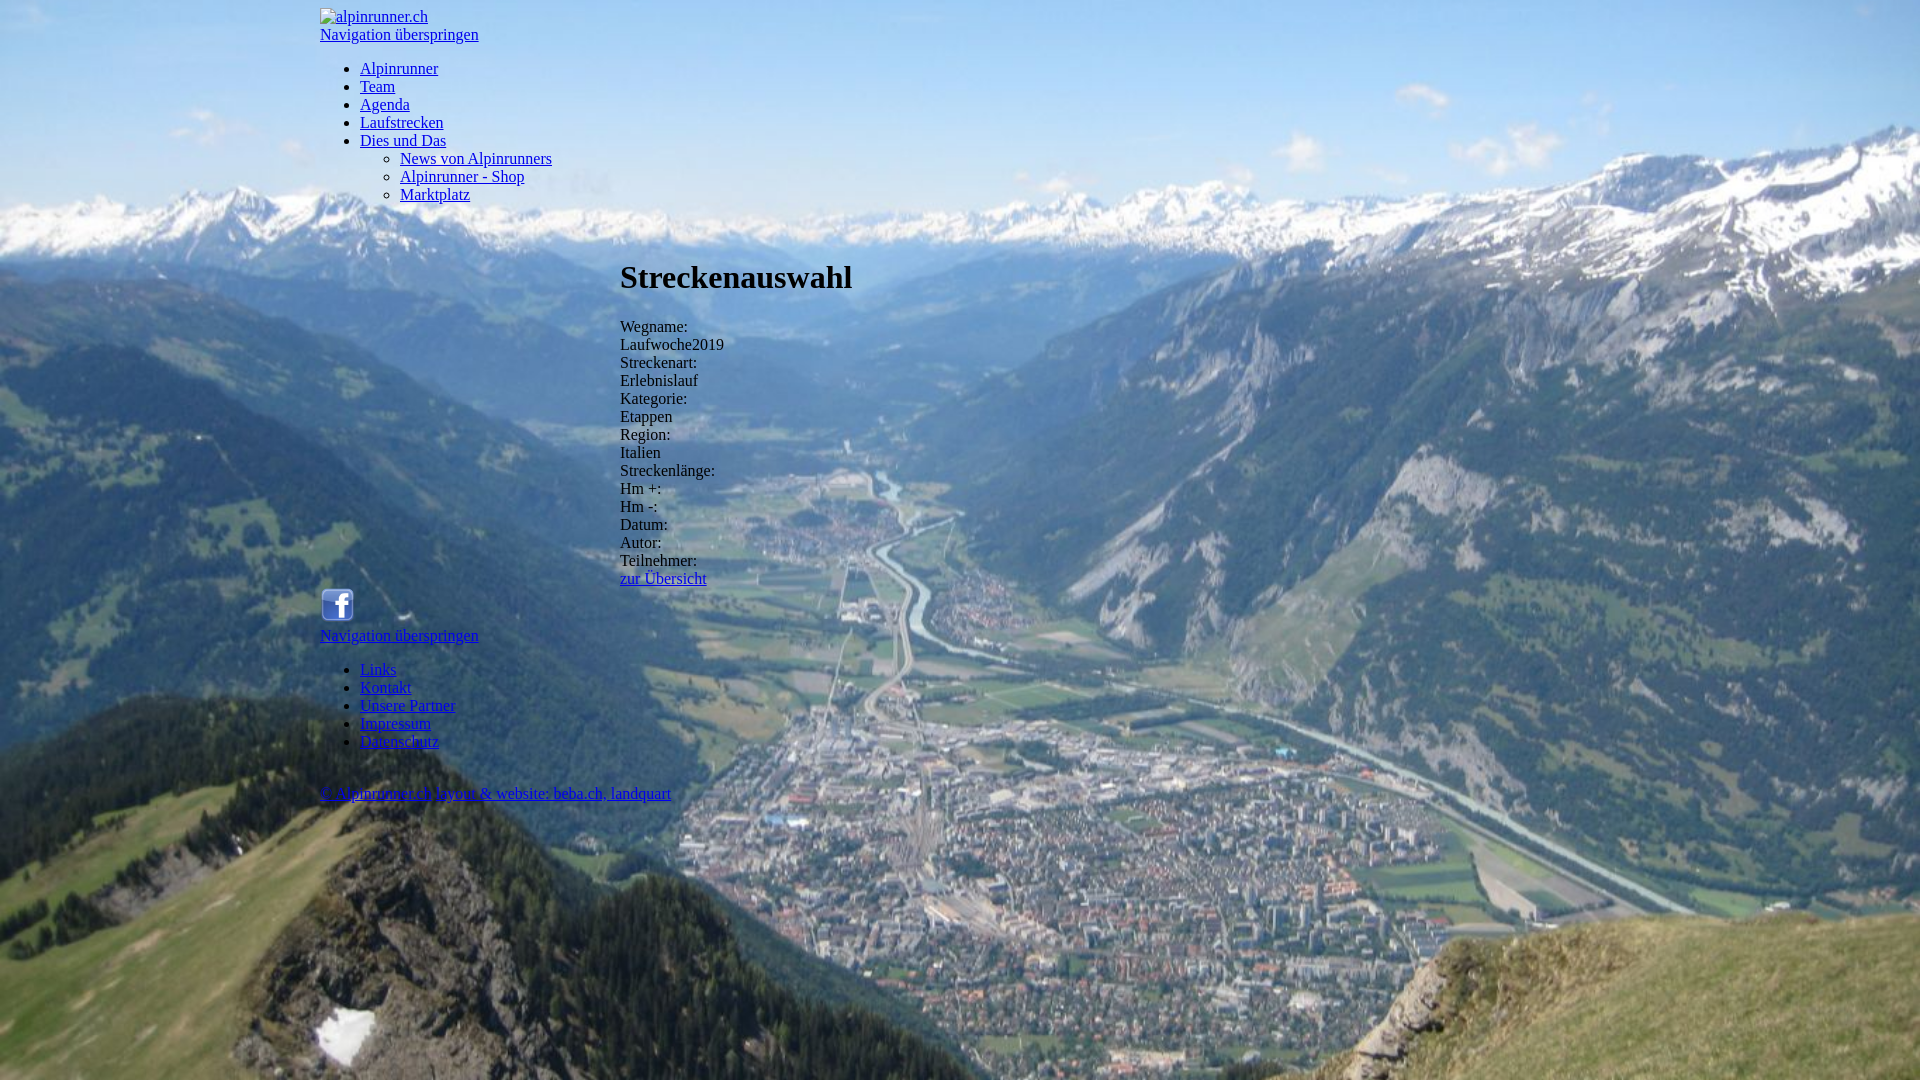 This screenshot has height=1080, width=1920. Describe the element at coordinates (435, 792) in the screenshot. I see `'layout & website: beba.ch, landquart'` at that location.